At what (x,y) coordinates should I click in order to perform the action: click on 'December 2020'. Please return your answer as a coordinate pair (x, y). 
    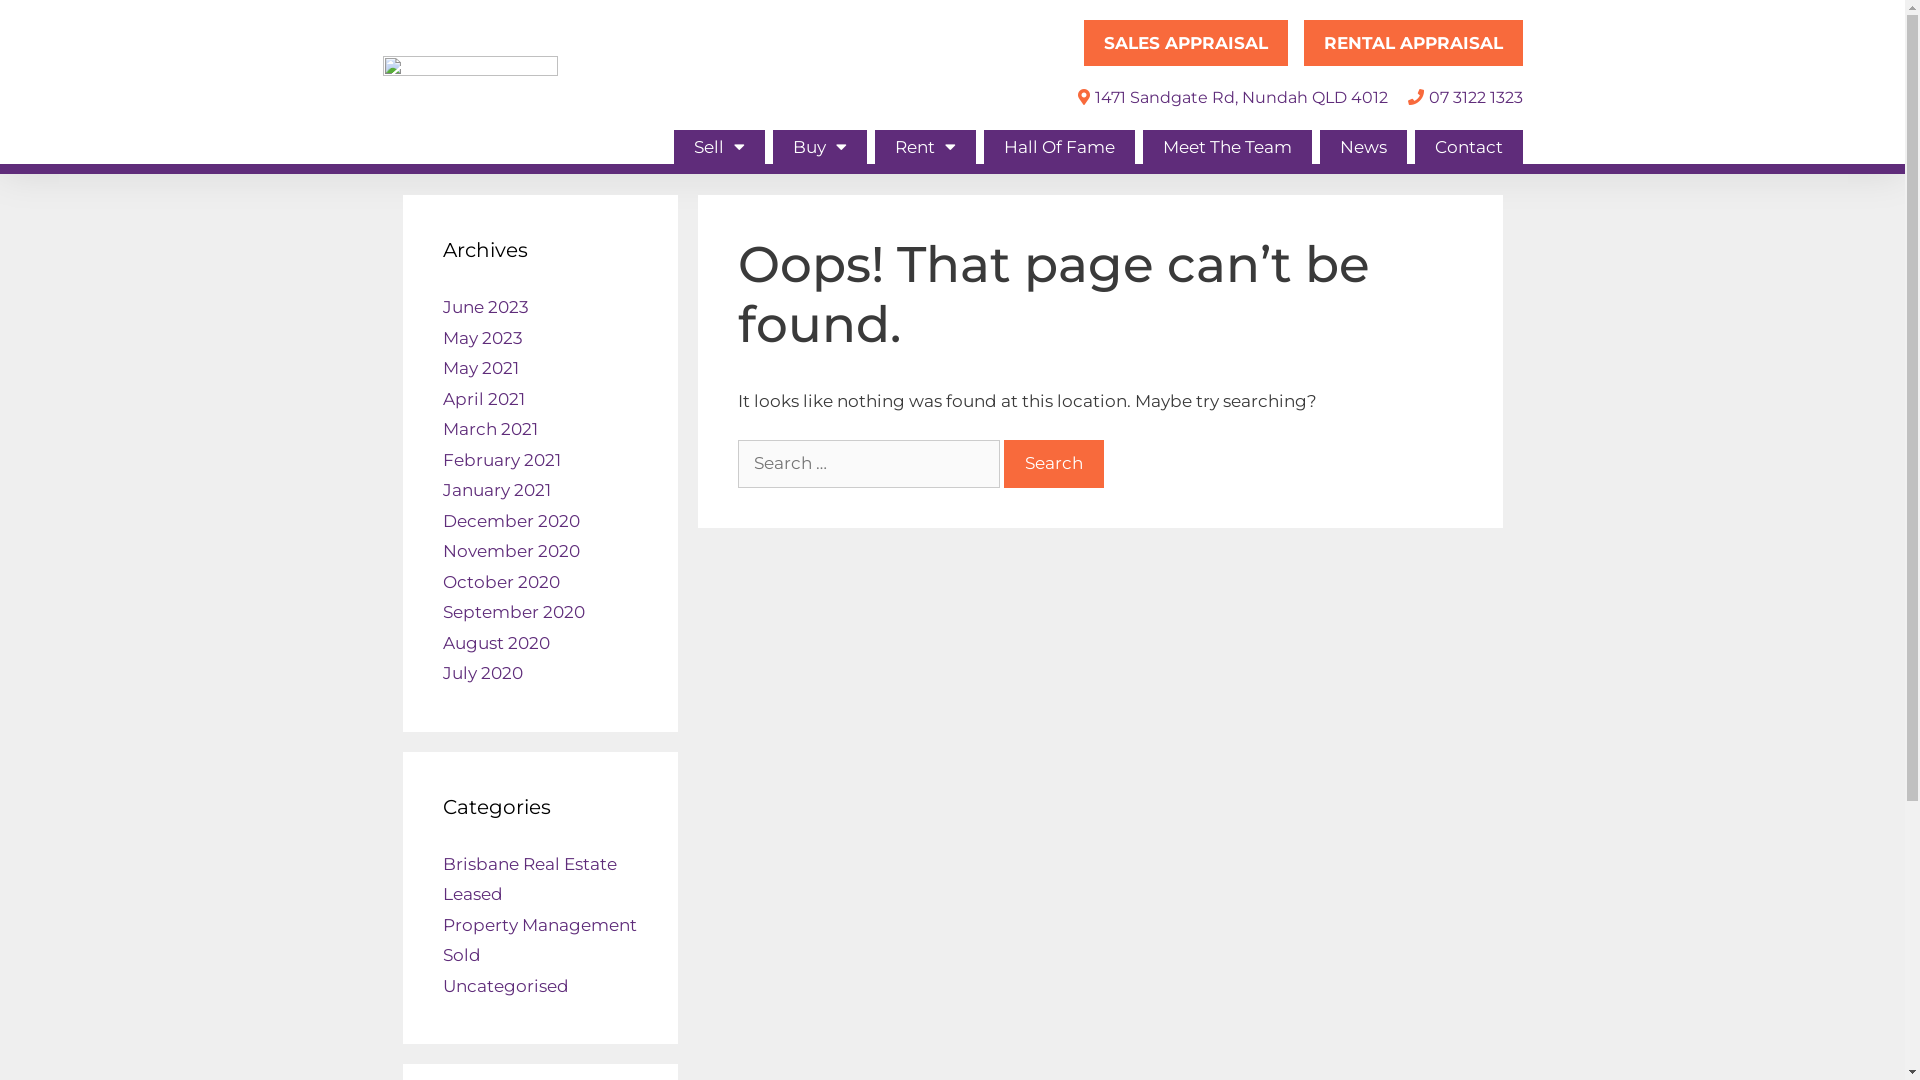
    Looking at the image, I should click on (510, 519).